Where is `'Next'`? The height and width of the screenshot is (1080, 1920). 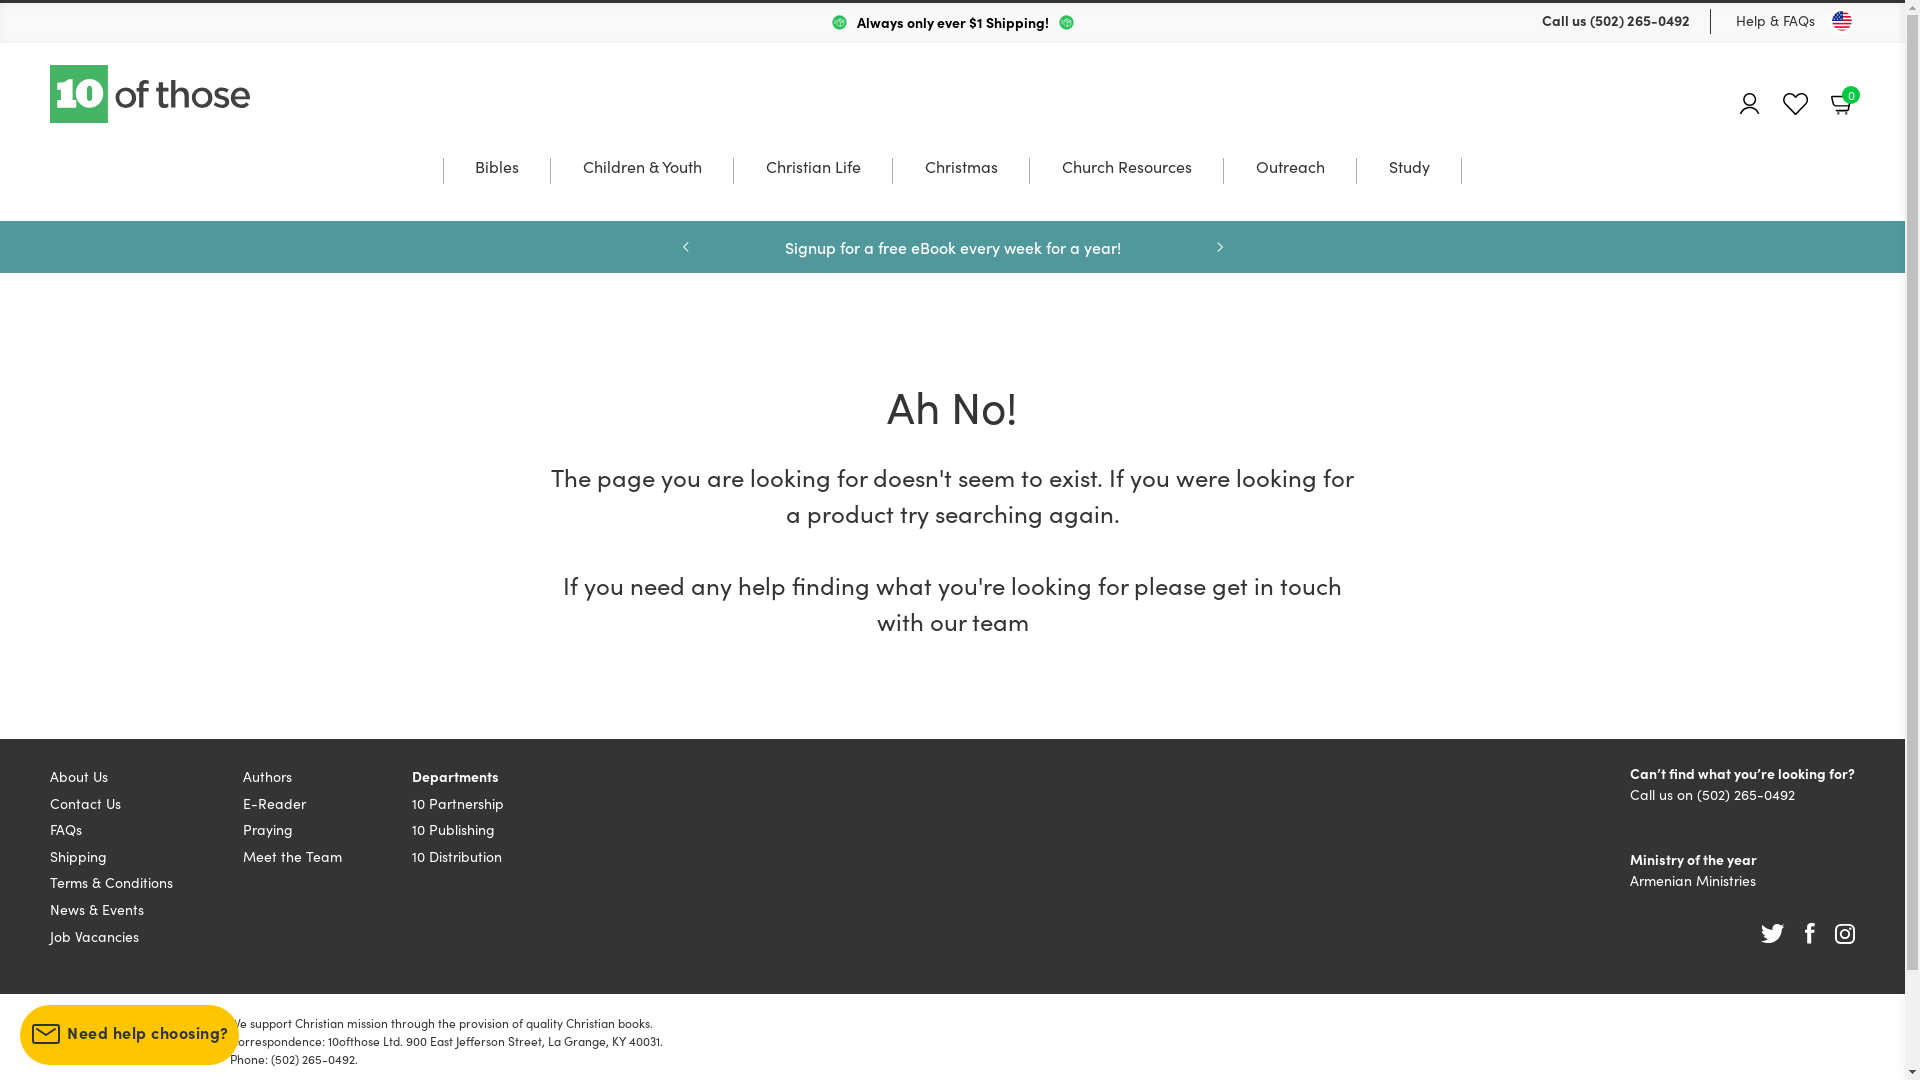
'Next' is located at coordinates (1218, 245).